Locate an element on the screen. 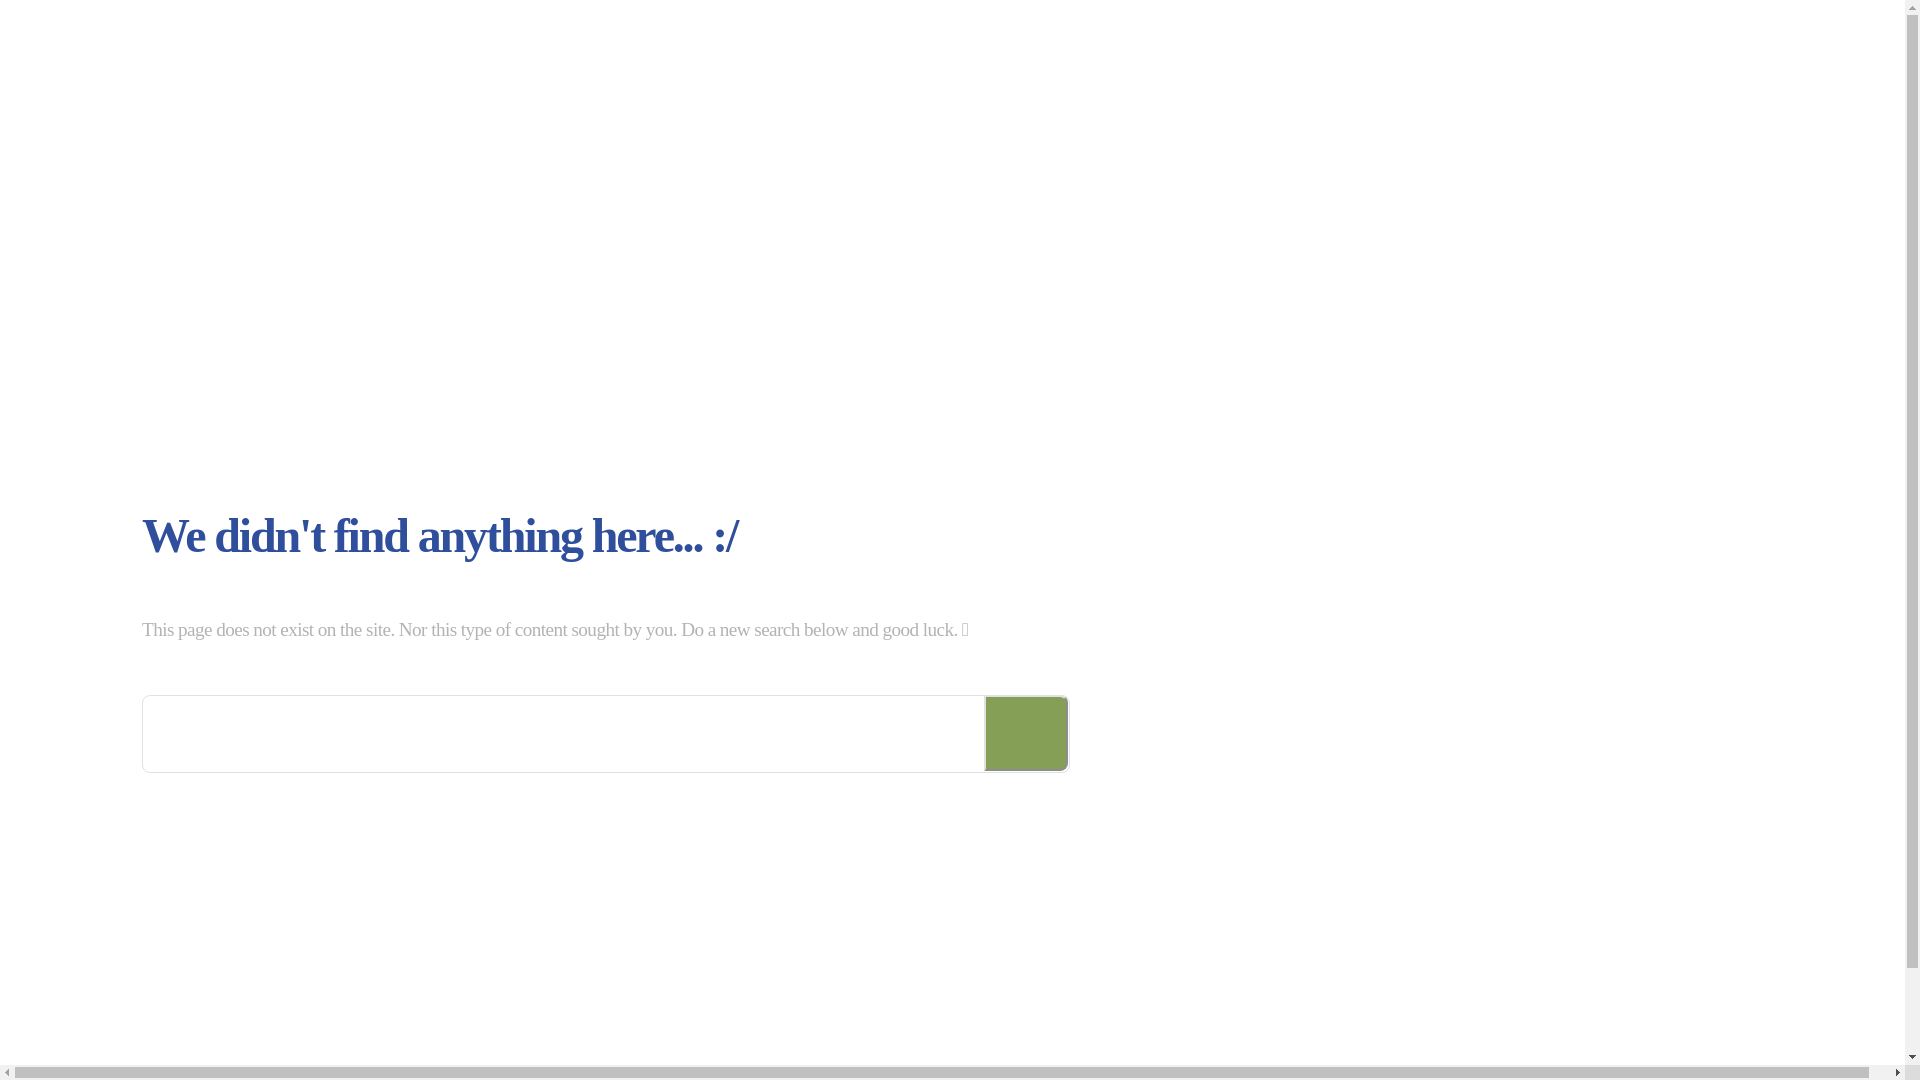  'Youtube' is located at coordinates (1627, 1054).